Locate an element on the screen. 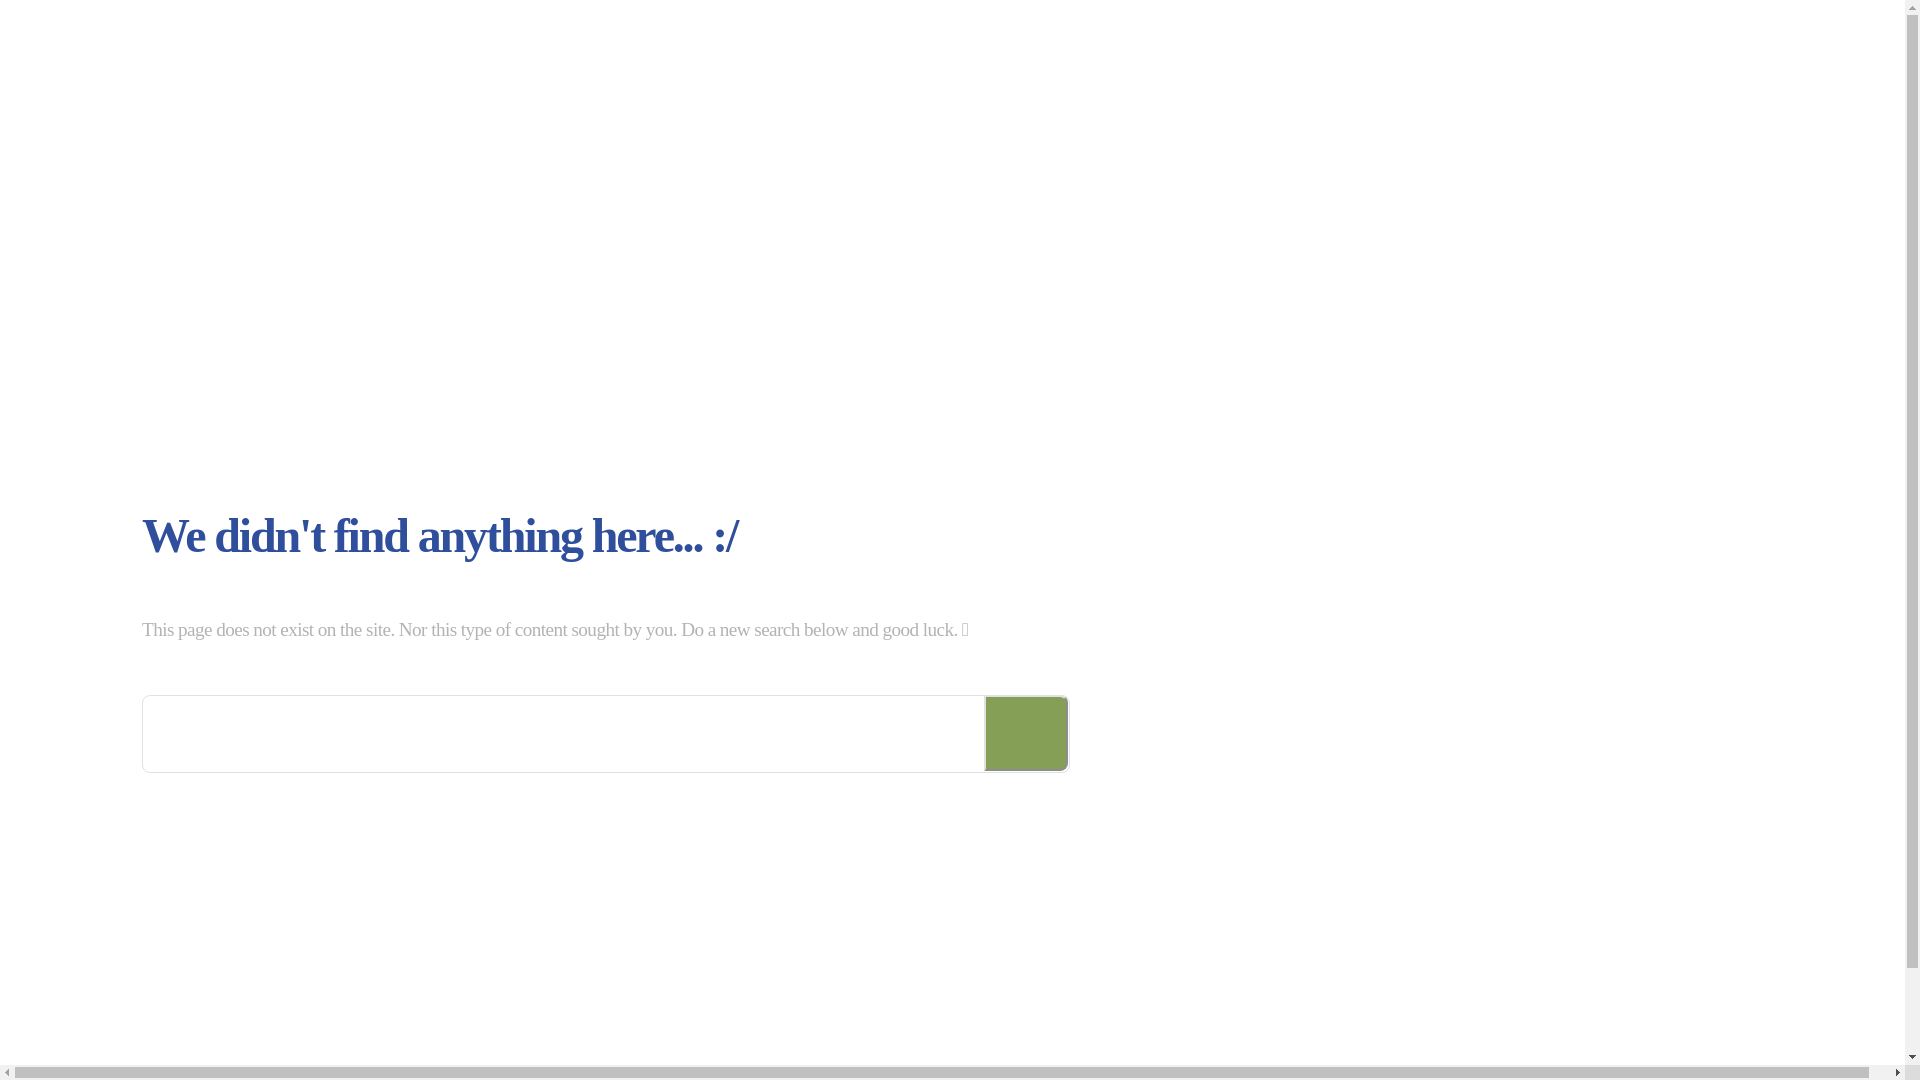  'Youtube' is located at coordinates (1627, 1054).